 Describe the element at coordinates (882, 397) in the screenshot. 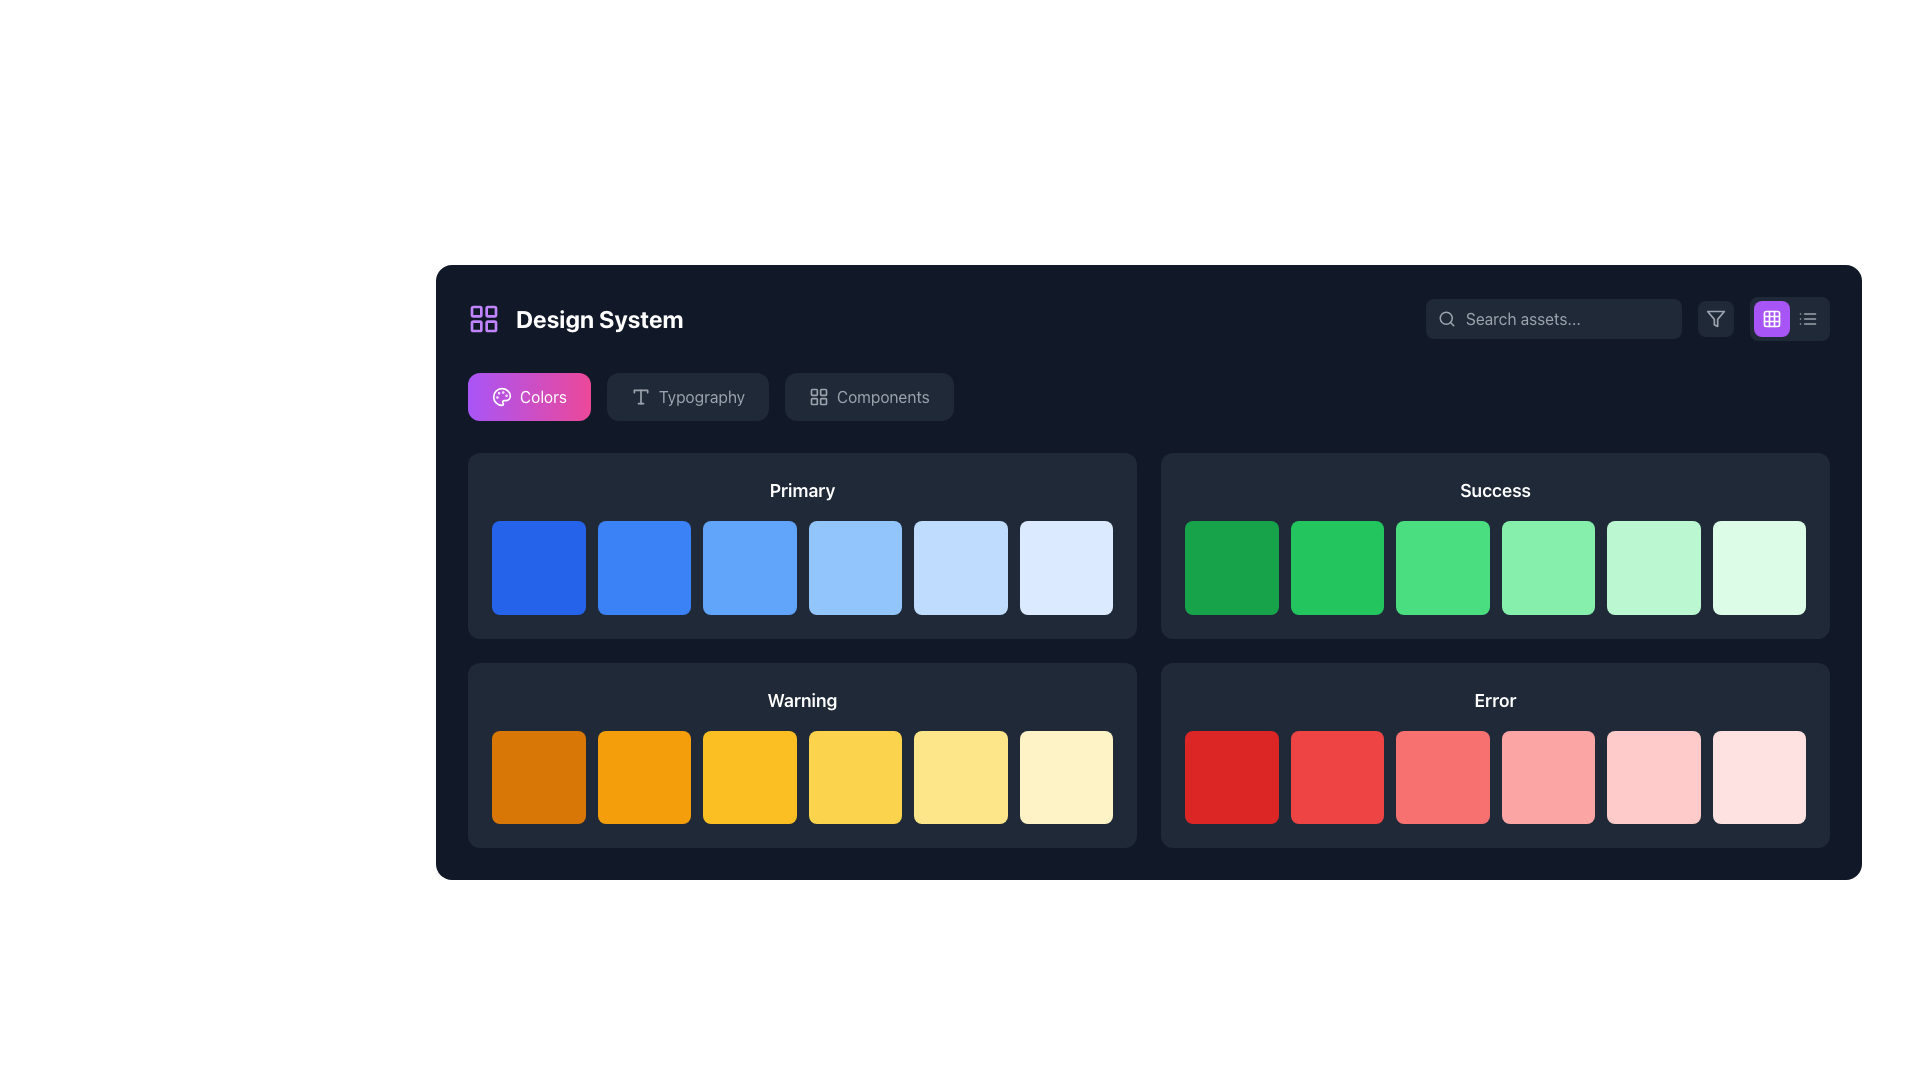

I see `the label text within the button located in the horizontal menu row, which is positioned to the right of a grid icon` at that location.